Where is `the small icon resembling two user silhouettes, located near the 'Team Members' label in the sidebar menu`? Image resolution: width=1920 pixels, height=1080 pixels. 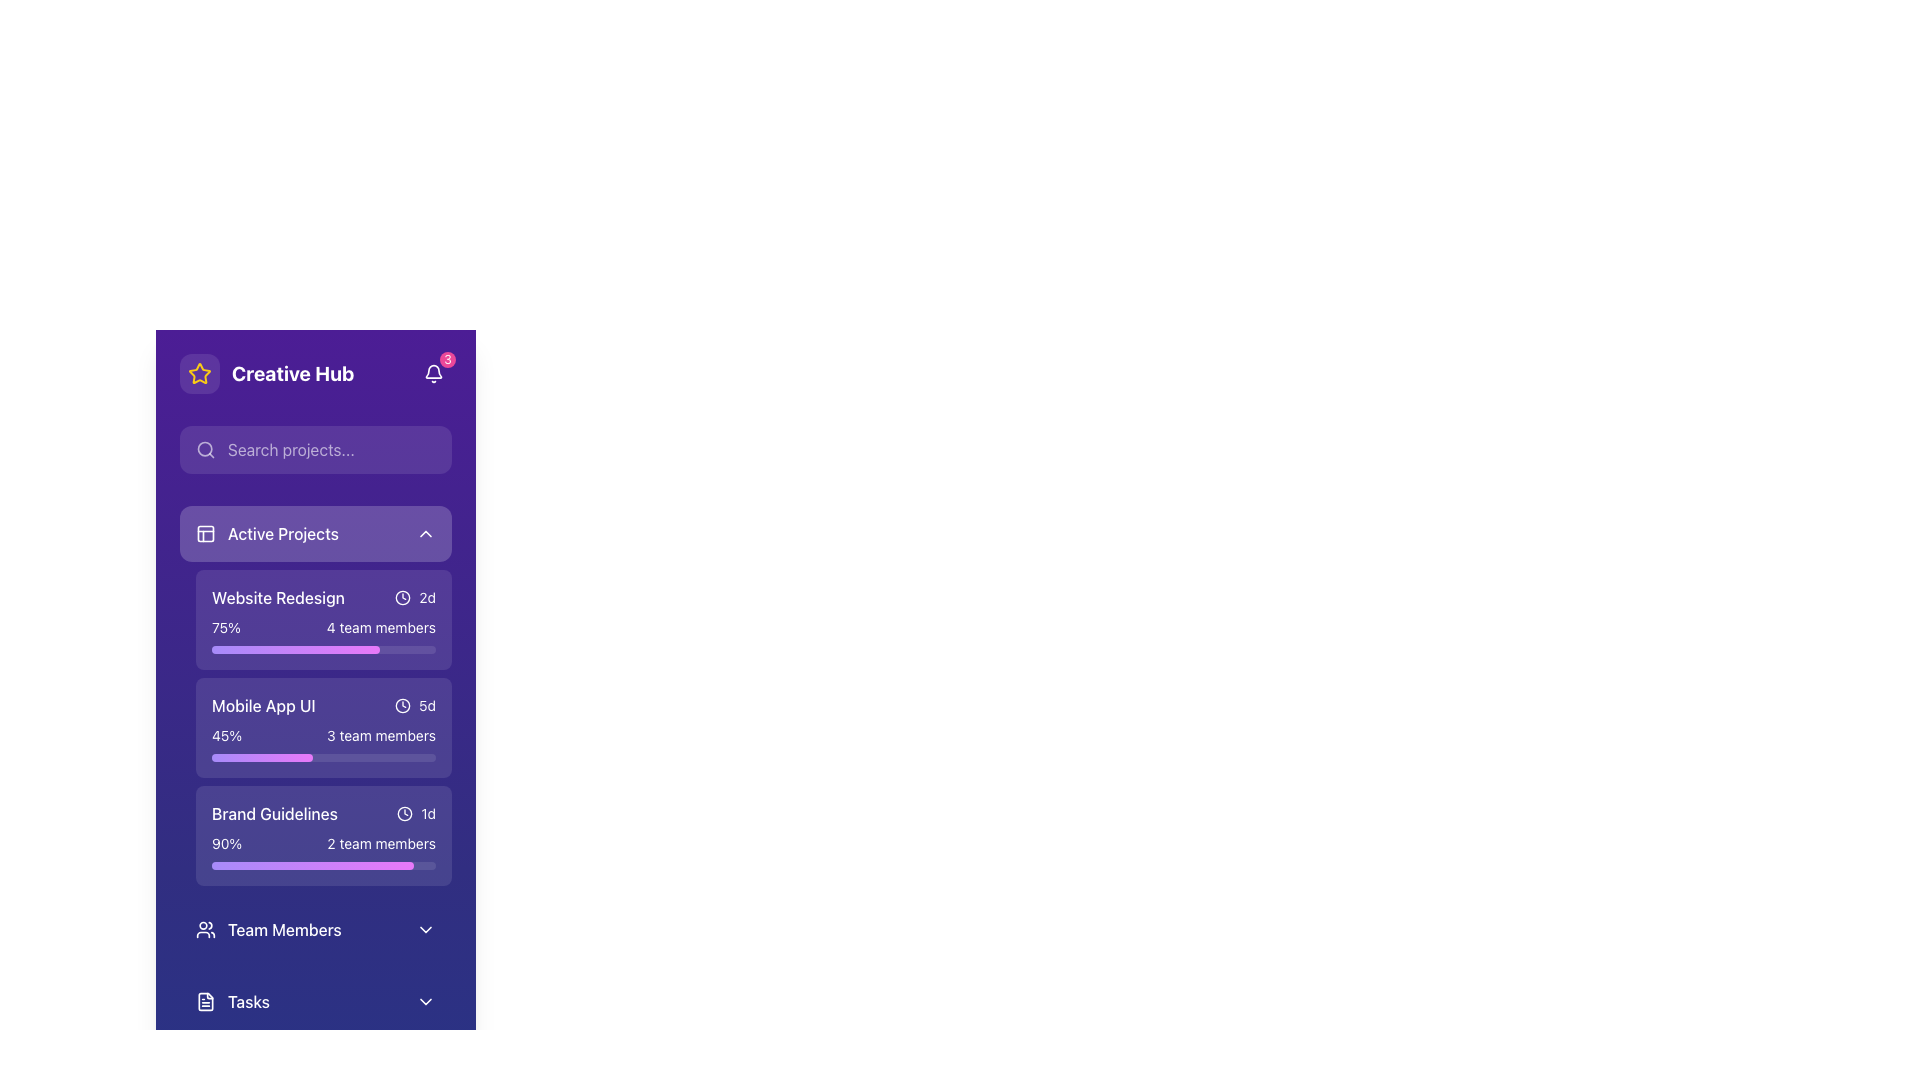 the small icon resembling two user silhouettes, located near the 'Team Members' label in the sidebar menu is located at coordinates (206, 929).